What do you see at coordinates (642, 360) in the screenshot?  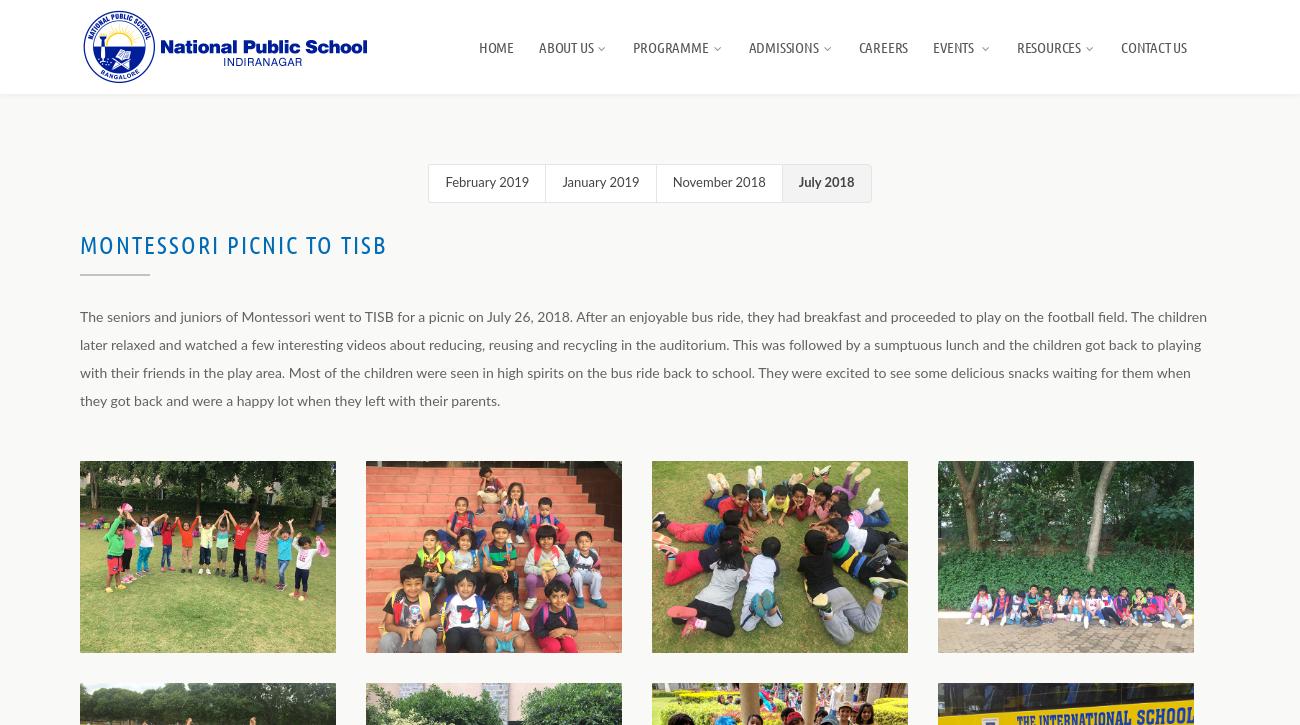 I see `'The seniors and juniors of Montessori went to TISB for a picnic on July 26, 2018. After an enjoyable bus ride, they had breakfast and proceeded to play on the football field. The children later relaxed and watched a few interesting videos about reducing, reusing and recycling in the auditorium. This was followed by a sumptuous lunch and the children got back to playing with their friends in the play area. Most of the children were seen in high spirits on the bus ride back to school. They were excited to see some delicious snacks waiting for them when they got back and were a happy lot when they left with their parents.'` at bounding box center [642, 360].